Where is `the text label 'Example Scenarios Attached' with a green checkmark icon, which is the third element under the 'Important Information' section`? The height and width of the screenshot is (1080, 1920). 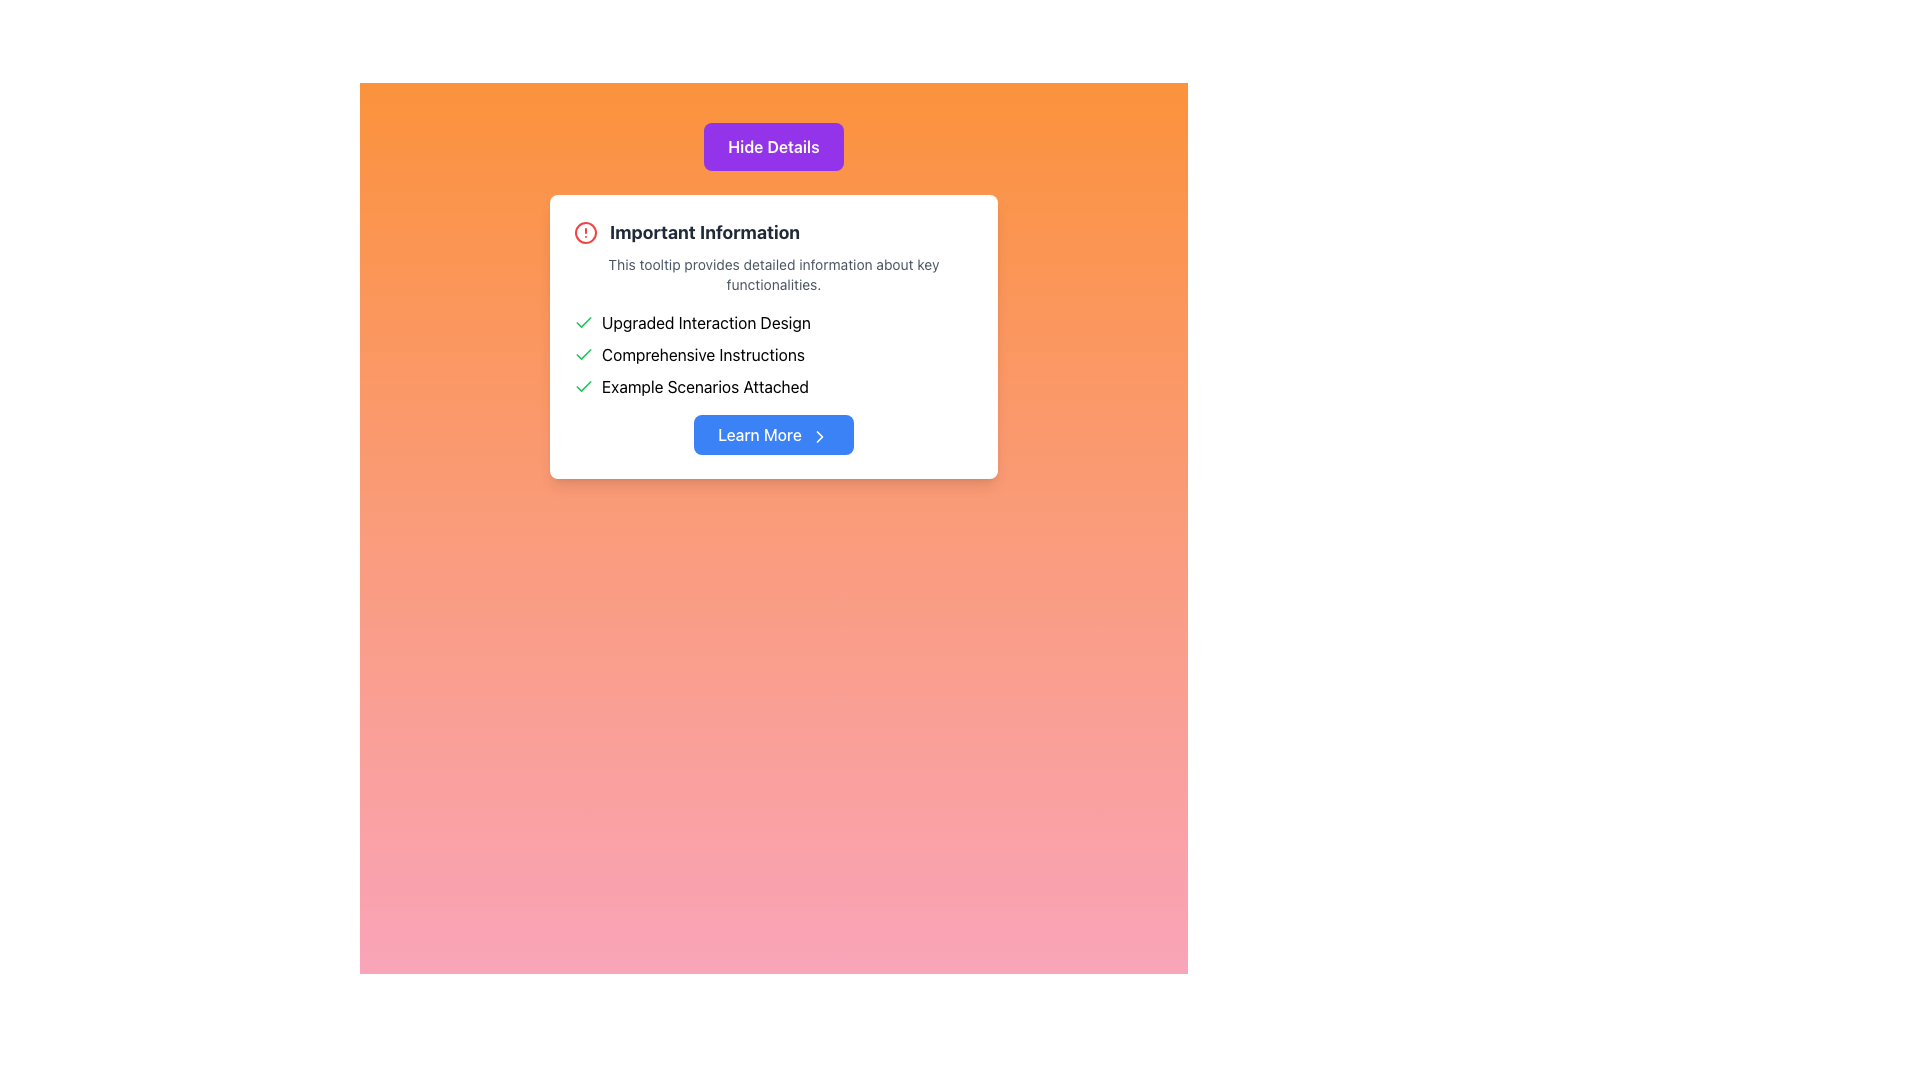 the text label 'Example Scenarios Attached' with a green checkmark icon, which is the third element under the 'Important Information' section is located at coordinates (772, 386).